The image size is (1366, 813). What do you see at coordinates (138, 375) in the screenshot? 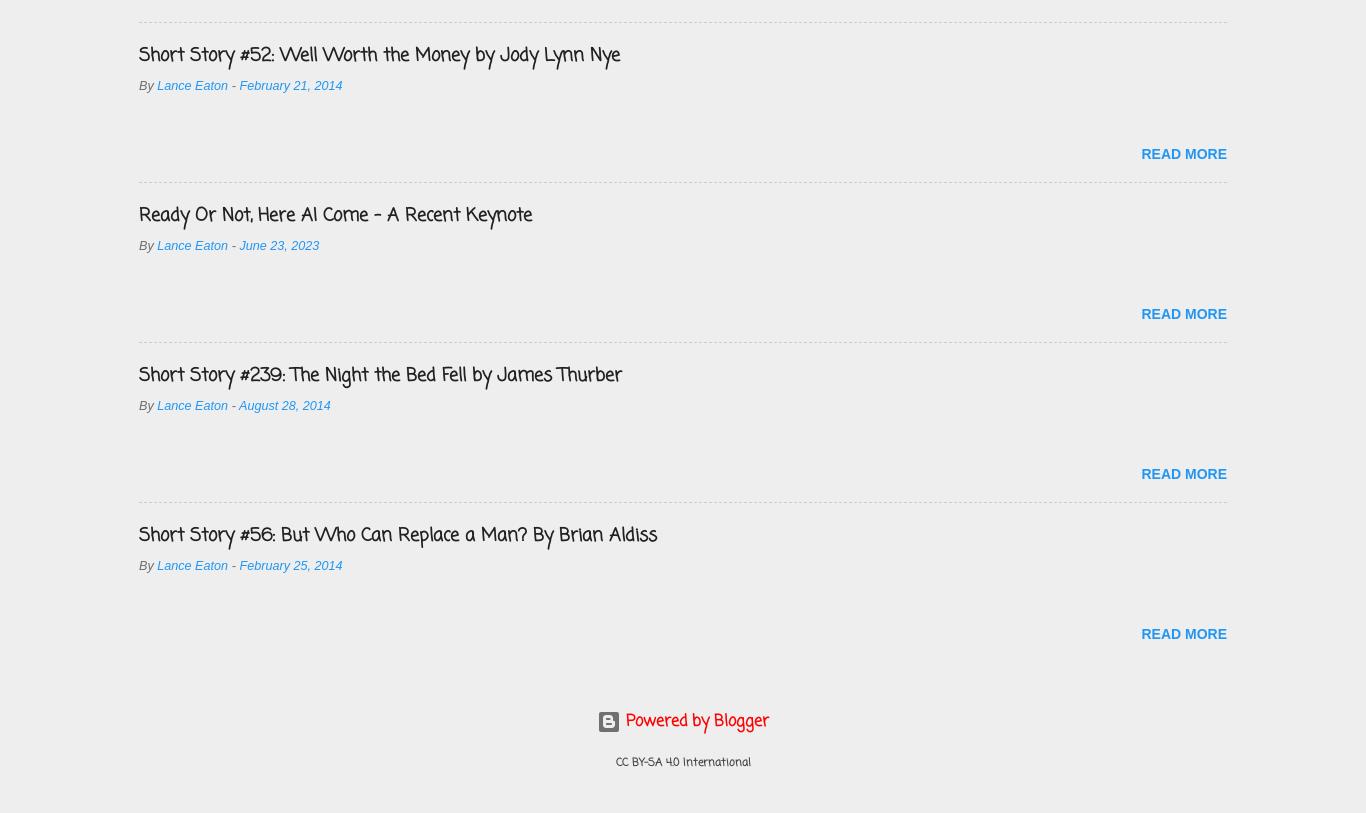
I see `'Short Story #239: The Night the Bed Fell by James Thurber'` at bounding box center [138, 375].